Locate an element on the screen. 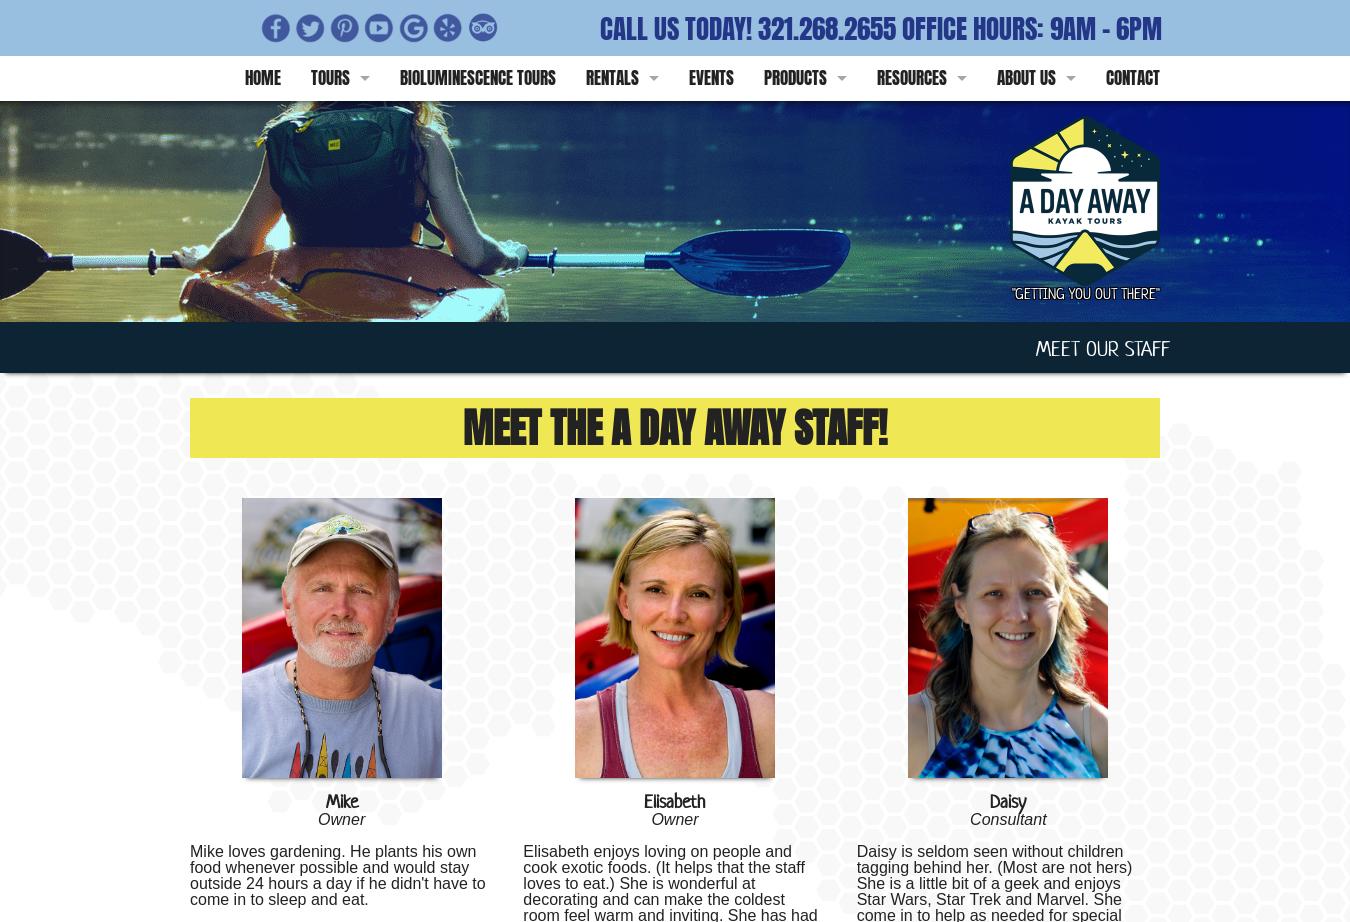 This screenshot has width=1350, height=922. 'CALL US TODAY! 321.268.2655 Office Hours: 9am - 6pm' is located at coordinates (599, 29).